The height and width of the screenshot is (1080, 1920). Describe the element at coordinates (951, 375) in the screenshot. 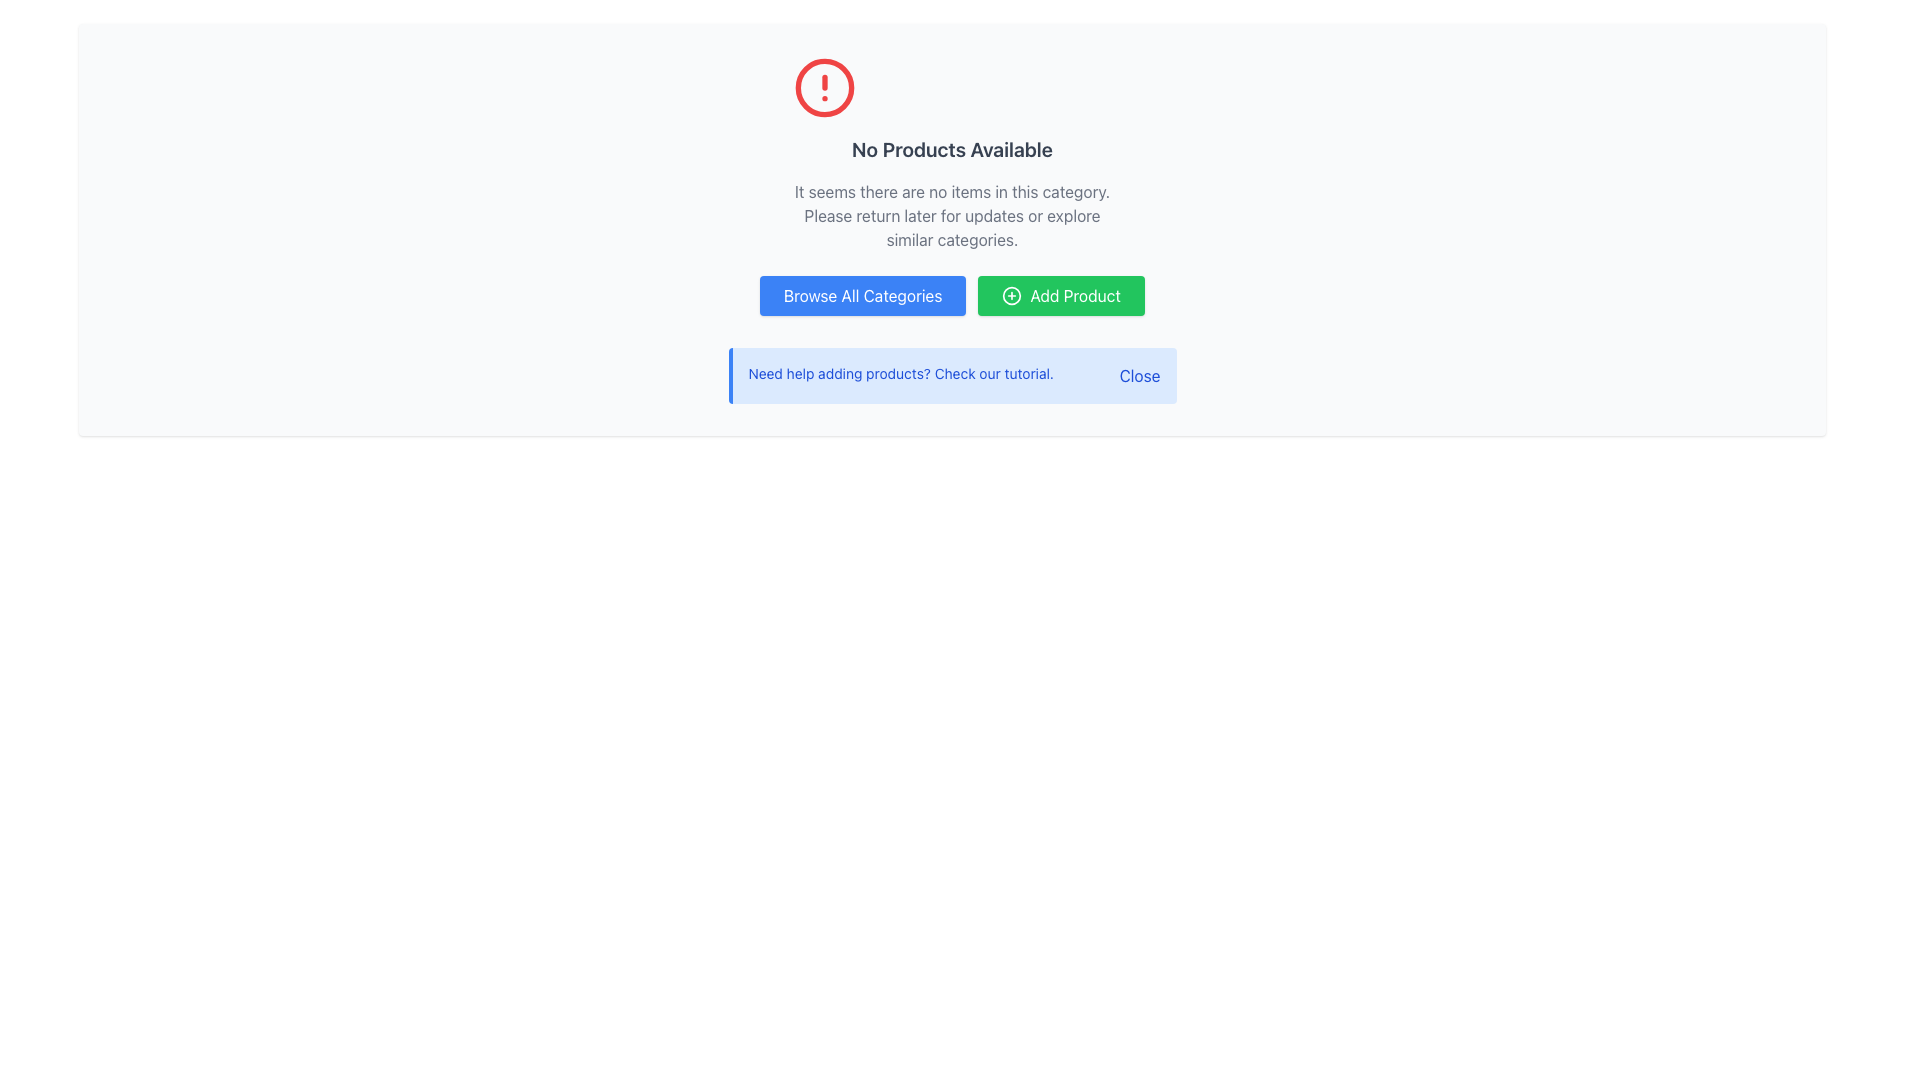

I see `help information displayed in the Info Tooltip with a light blue background and a 'Close' link on the right, located below the buttons 'Browse All Categories' and 'Add Product'` at that location.